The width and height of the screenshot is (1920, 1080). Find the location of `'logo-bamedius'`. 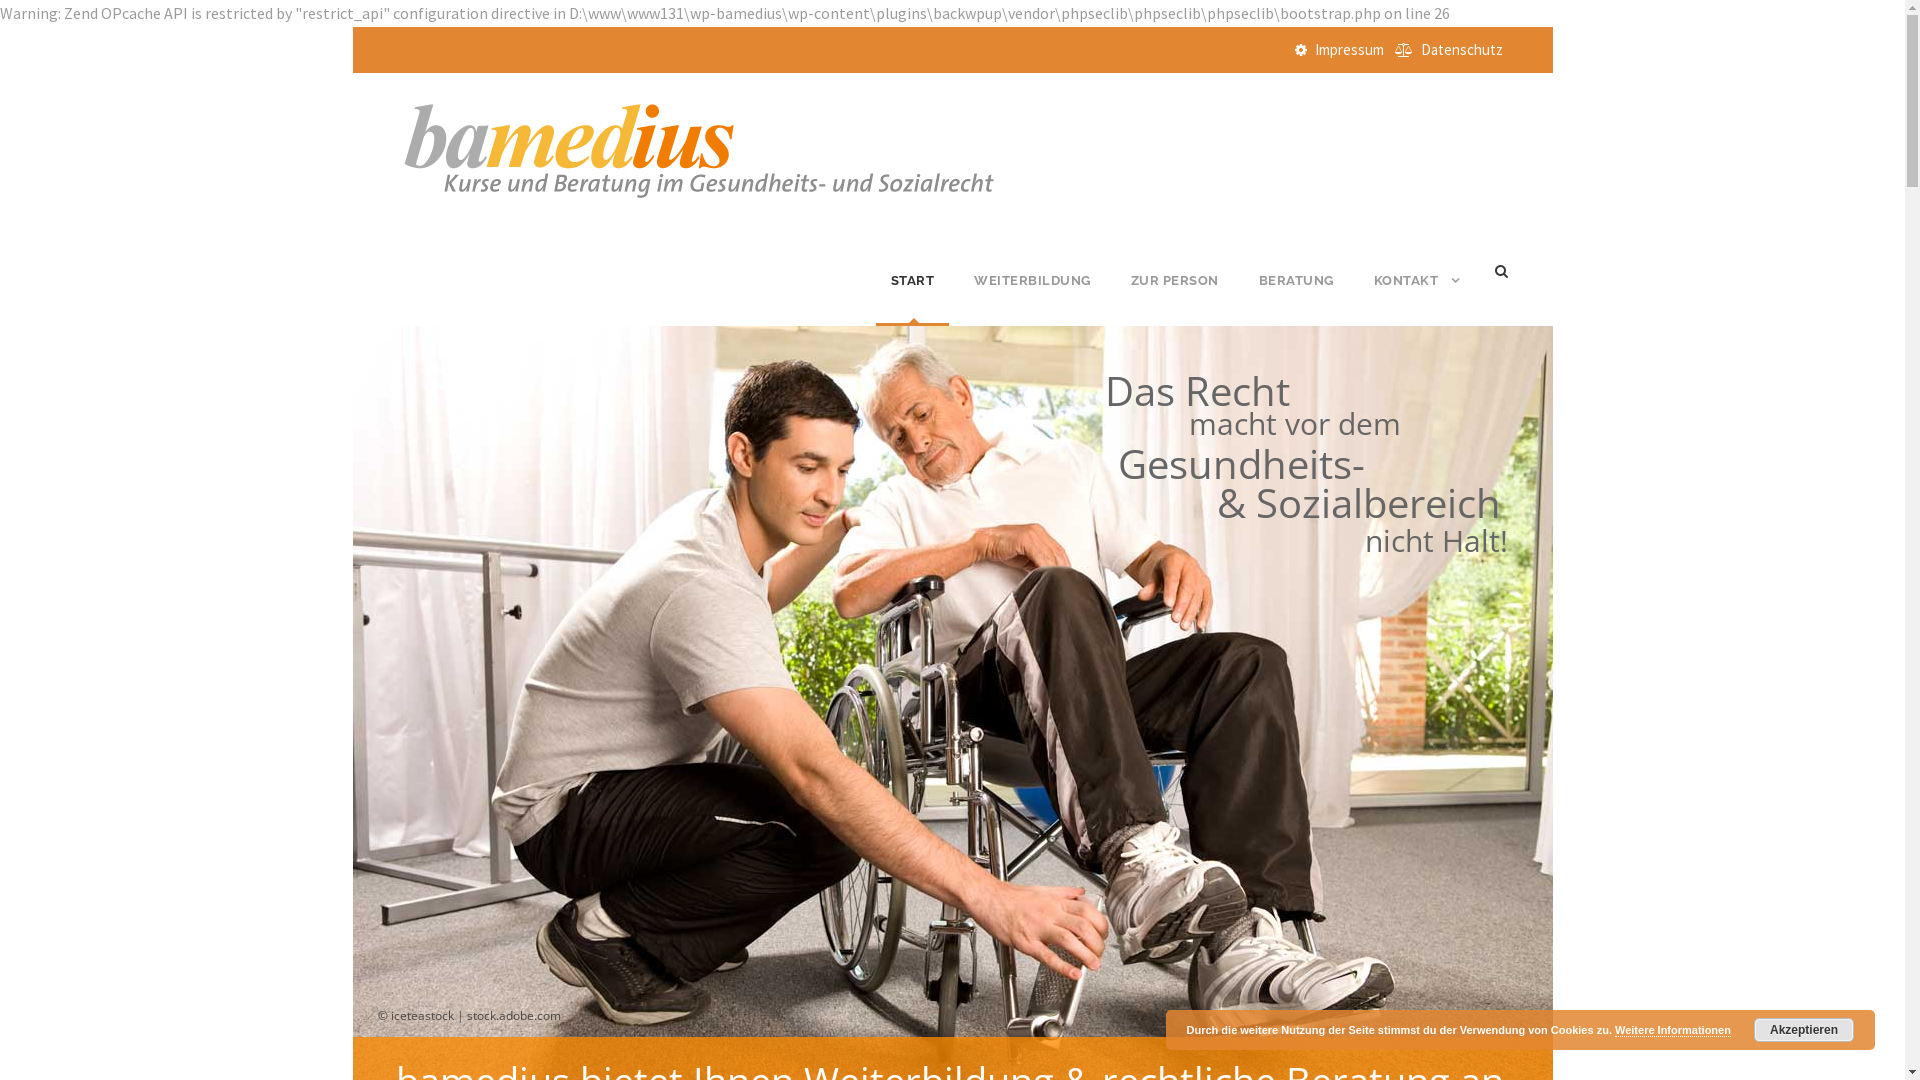

'logo-bamedius' is located at coordinates (398, 146).